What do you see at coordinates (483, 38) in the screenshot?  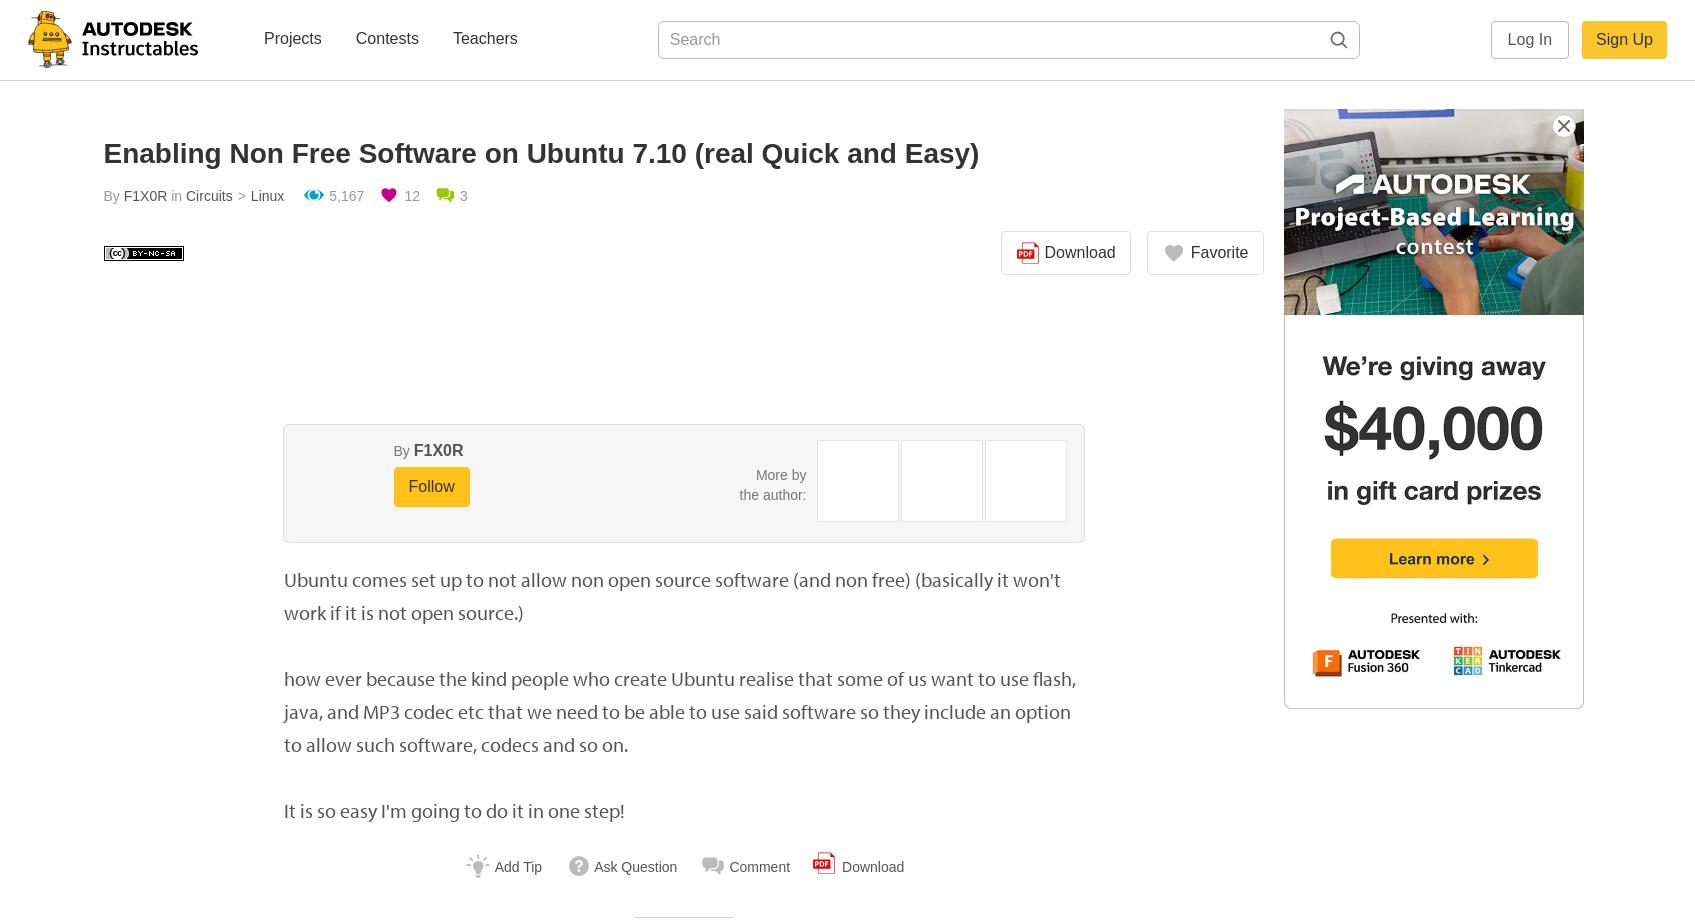 I see `'Teachers'` at bounding box center [483, 38].